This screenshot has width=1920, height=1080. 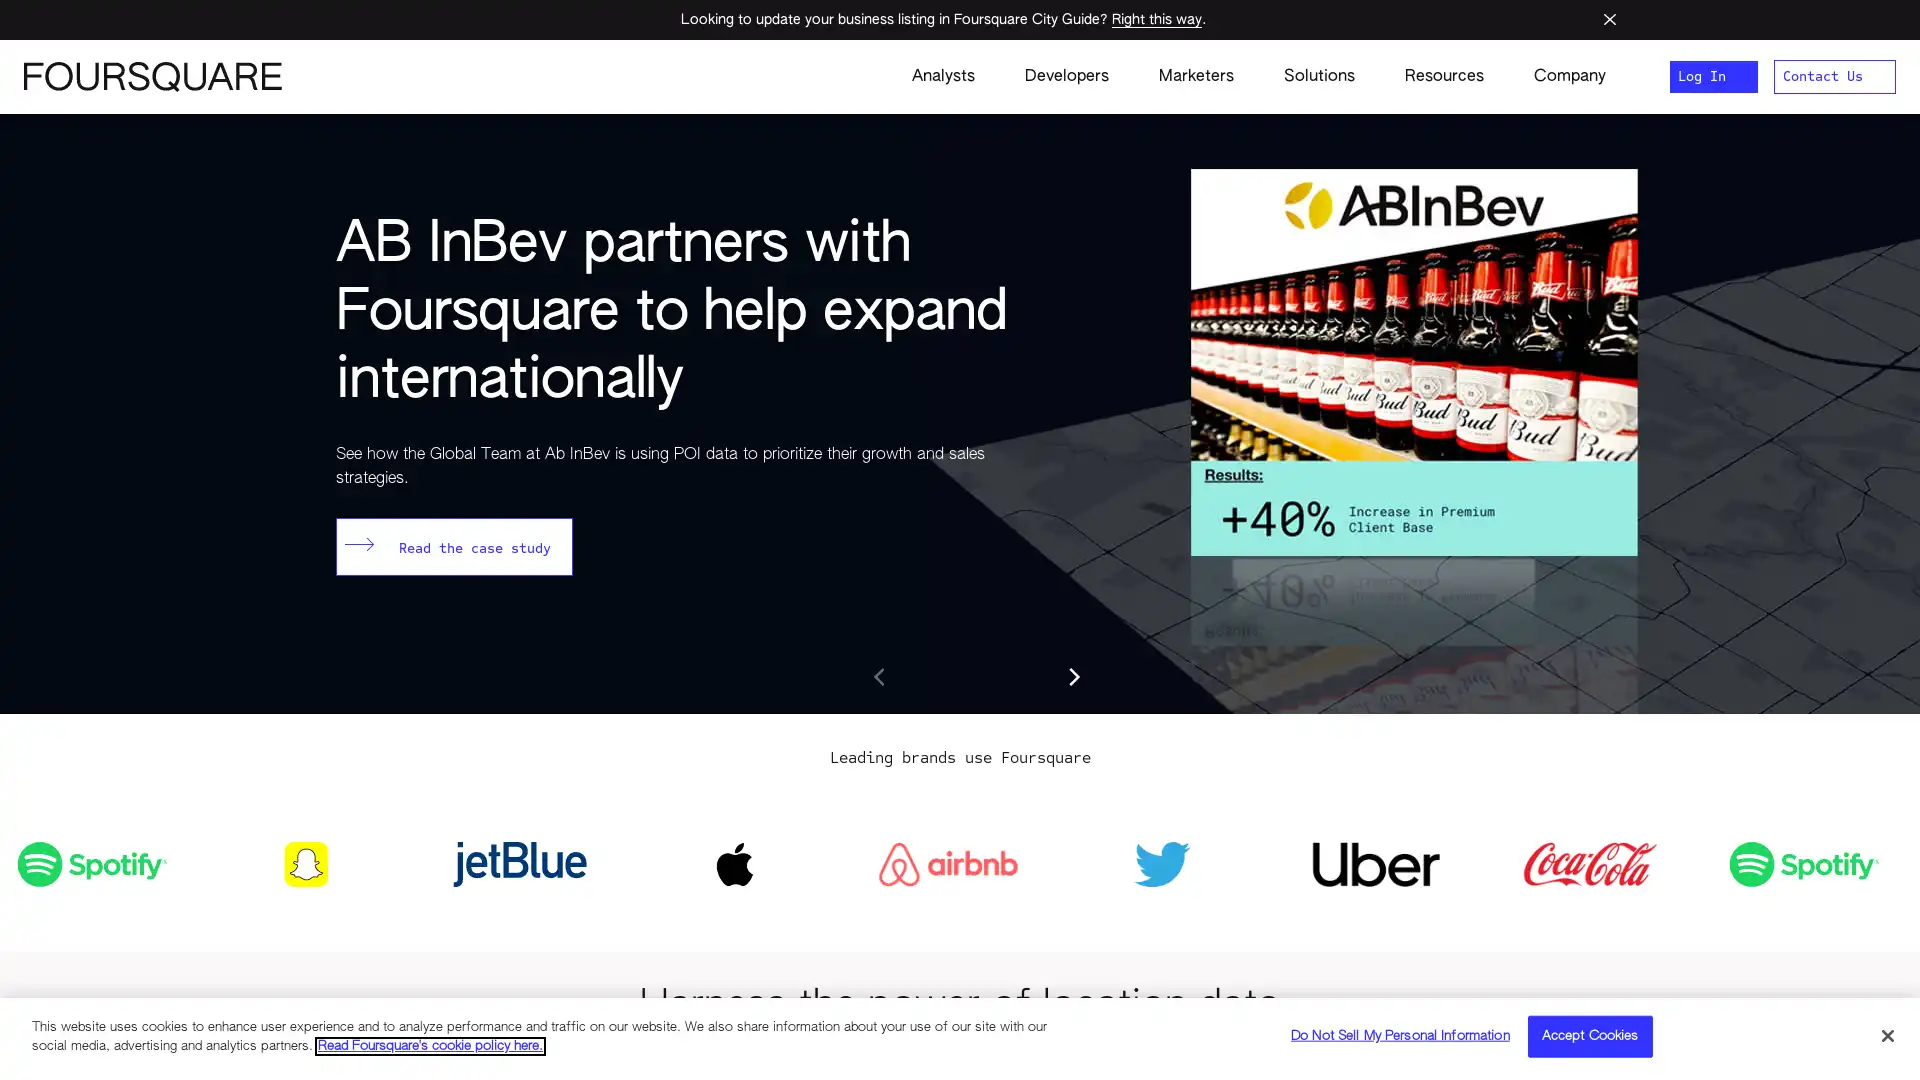 I want to click on Do Not Sell My Personal Information, so click(x=1399, y=1035).